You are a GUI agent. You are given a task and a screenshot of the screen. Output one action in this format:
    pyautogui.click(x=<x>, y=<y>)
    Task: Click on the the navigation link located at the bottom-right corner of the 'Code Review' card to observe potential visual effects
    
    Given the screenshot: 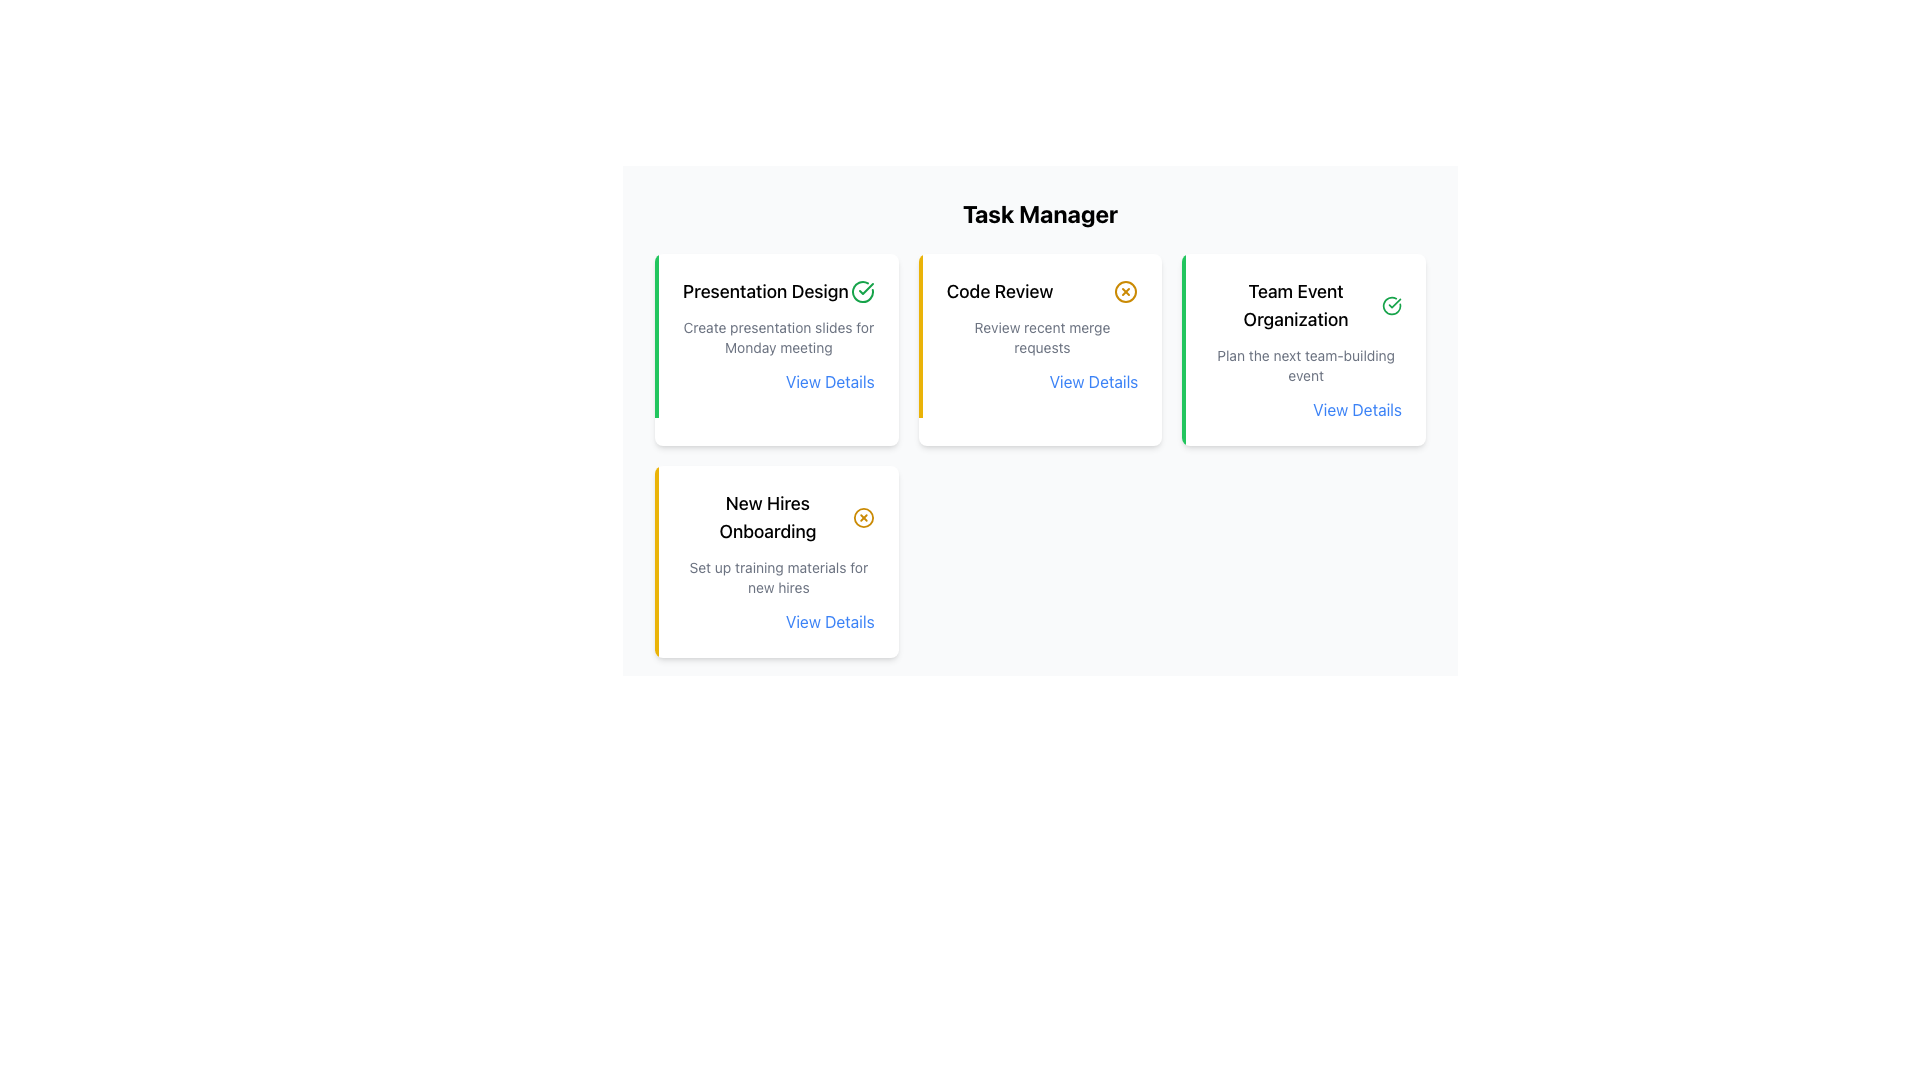 What is the action you would take?
    pyautogui.click(x=1041, y=381)
    